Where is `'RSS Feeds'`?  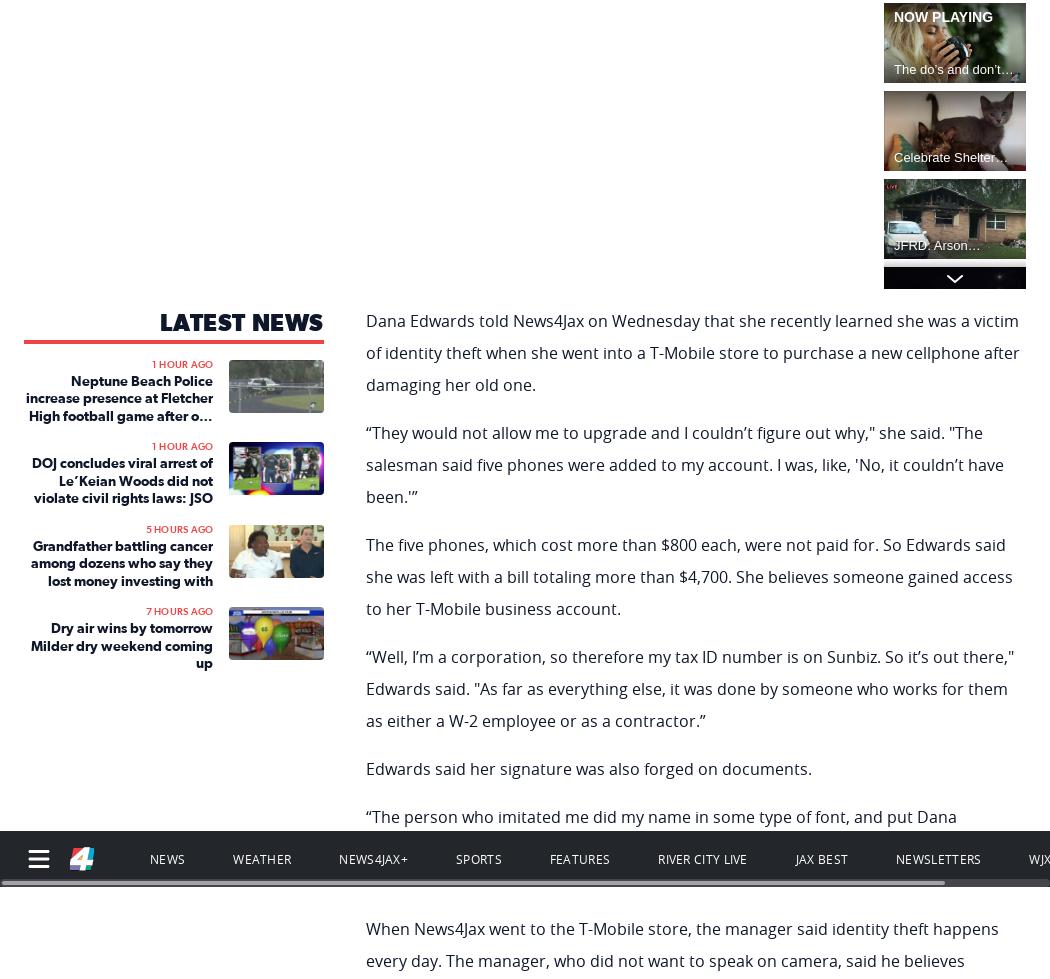
'RSS Feeds' is located at coordinates (52, 791).